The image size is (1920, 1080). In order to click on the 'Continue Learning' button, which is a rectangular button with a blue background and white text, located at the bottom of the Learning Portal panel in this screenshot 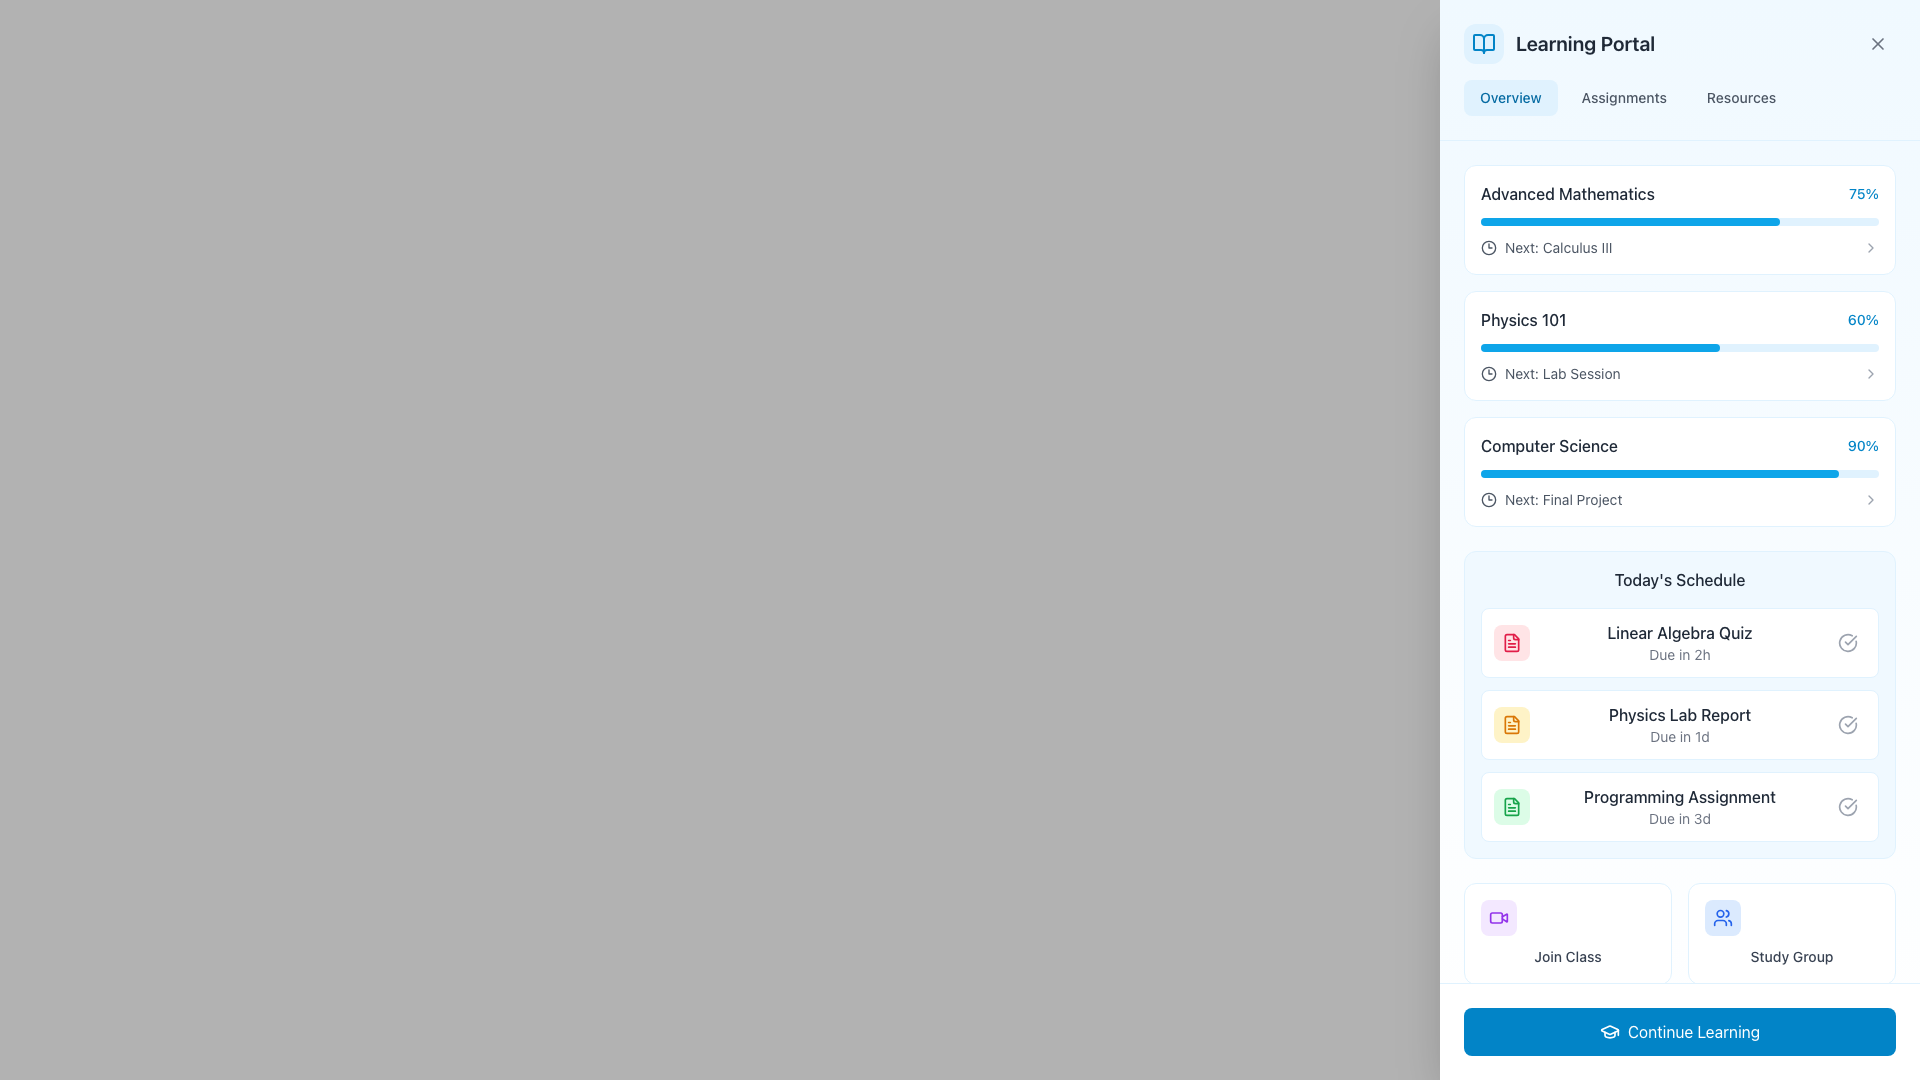, I will do `click(1722, 1035)`.